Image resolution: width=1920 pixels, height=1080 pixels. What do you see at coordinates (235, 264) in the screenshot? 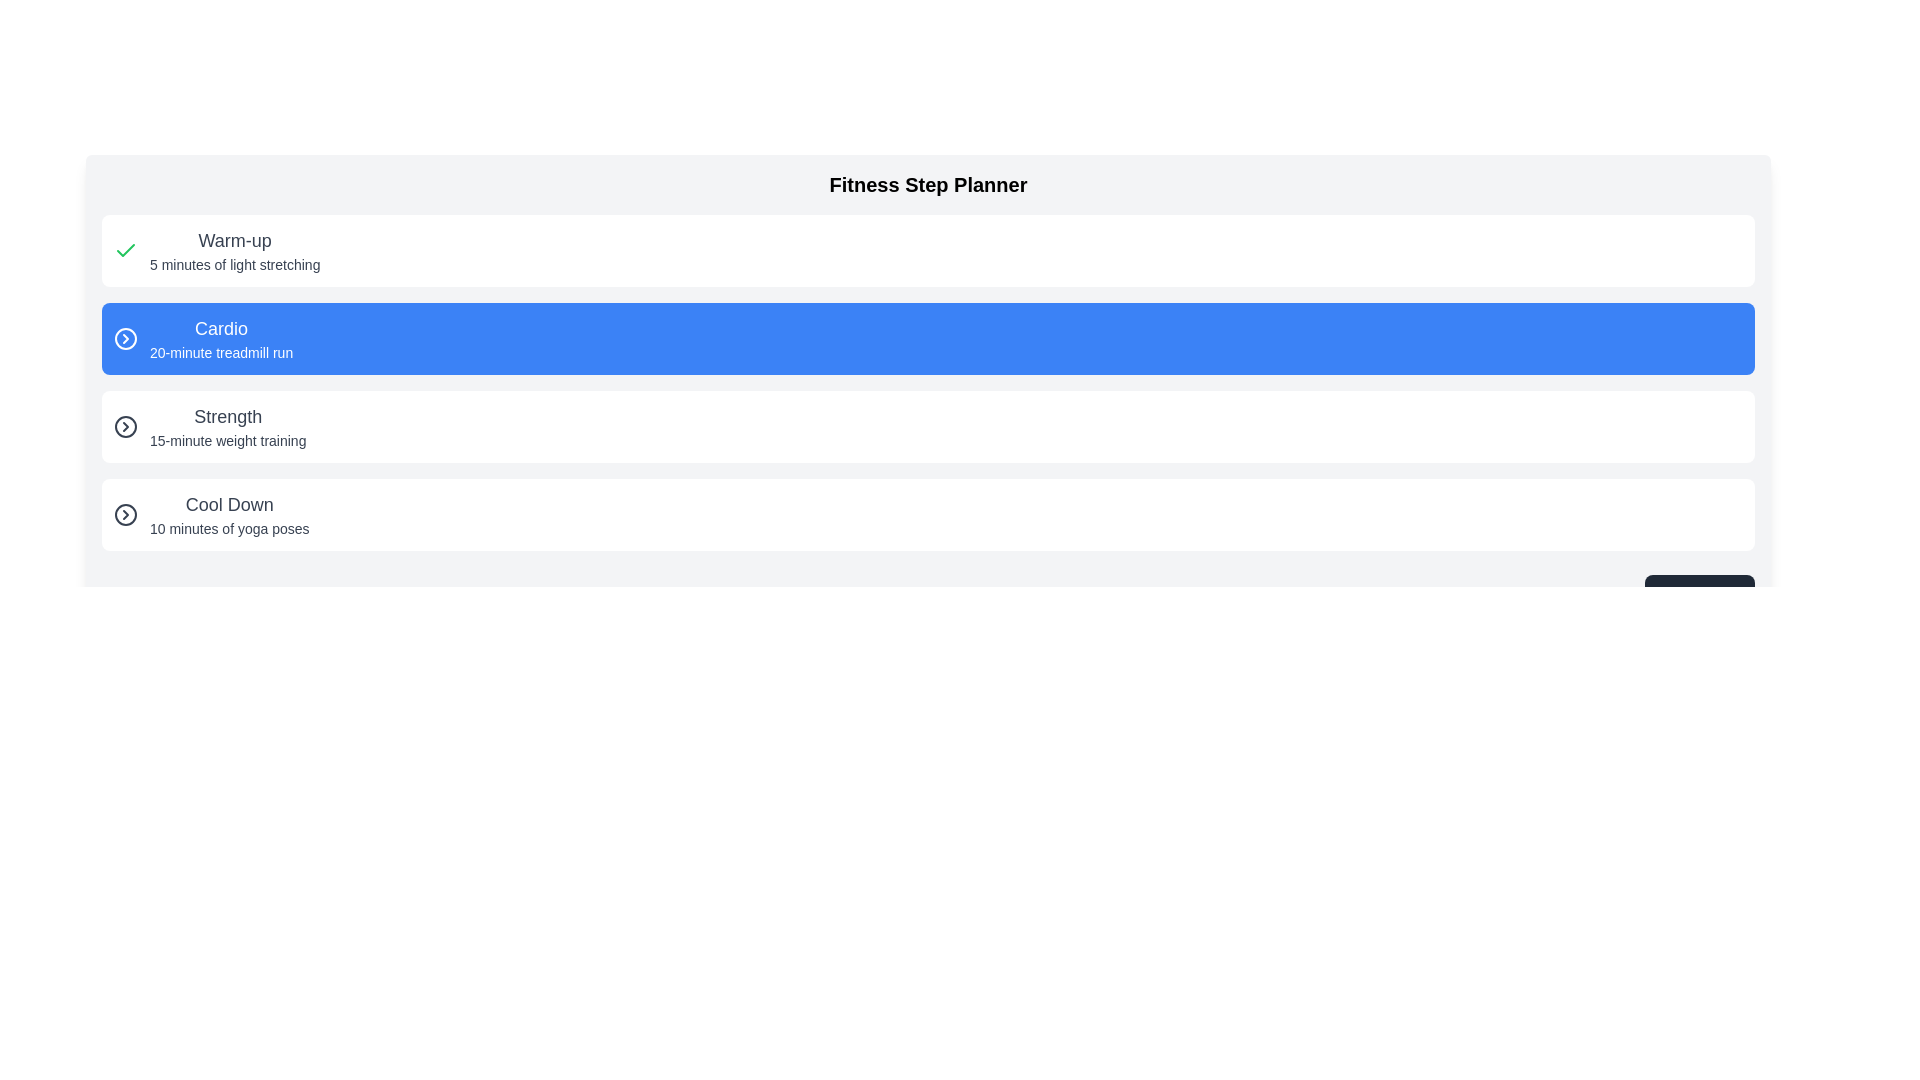
I see `the text label providing additional details about the 'Warm-up' activity, which is positioned directly beneath the 'Warm-up' heading` at bounding box center [235, 264].